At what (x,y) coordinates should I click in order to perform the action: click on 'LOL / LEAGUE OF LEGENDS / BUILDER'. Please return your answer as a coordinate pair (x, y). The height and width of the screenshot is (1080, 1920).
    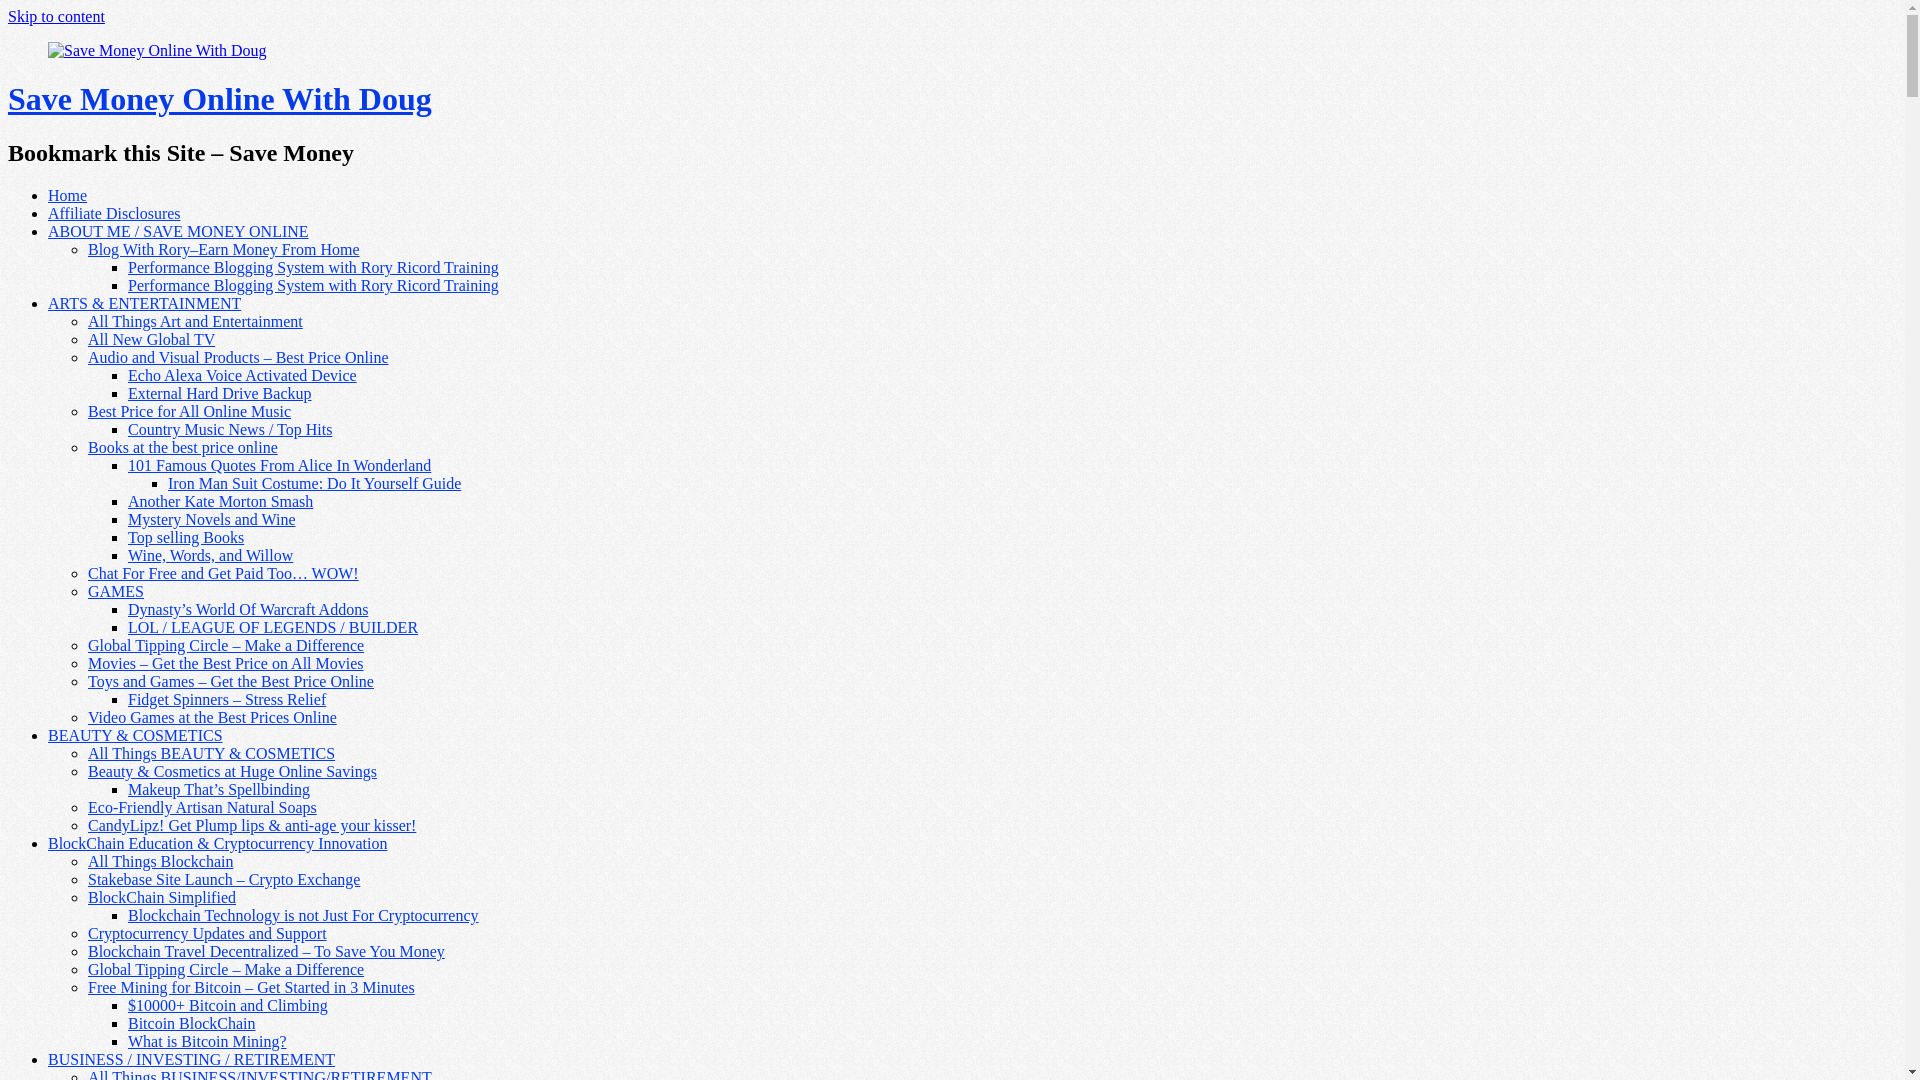
    Looking at the image, I should click on (272, 626).